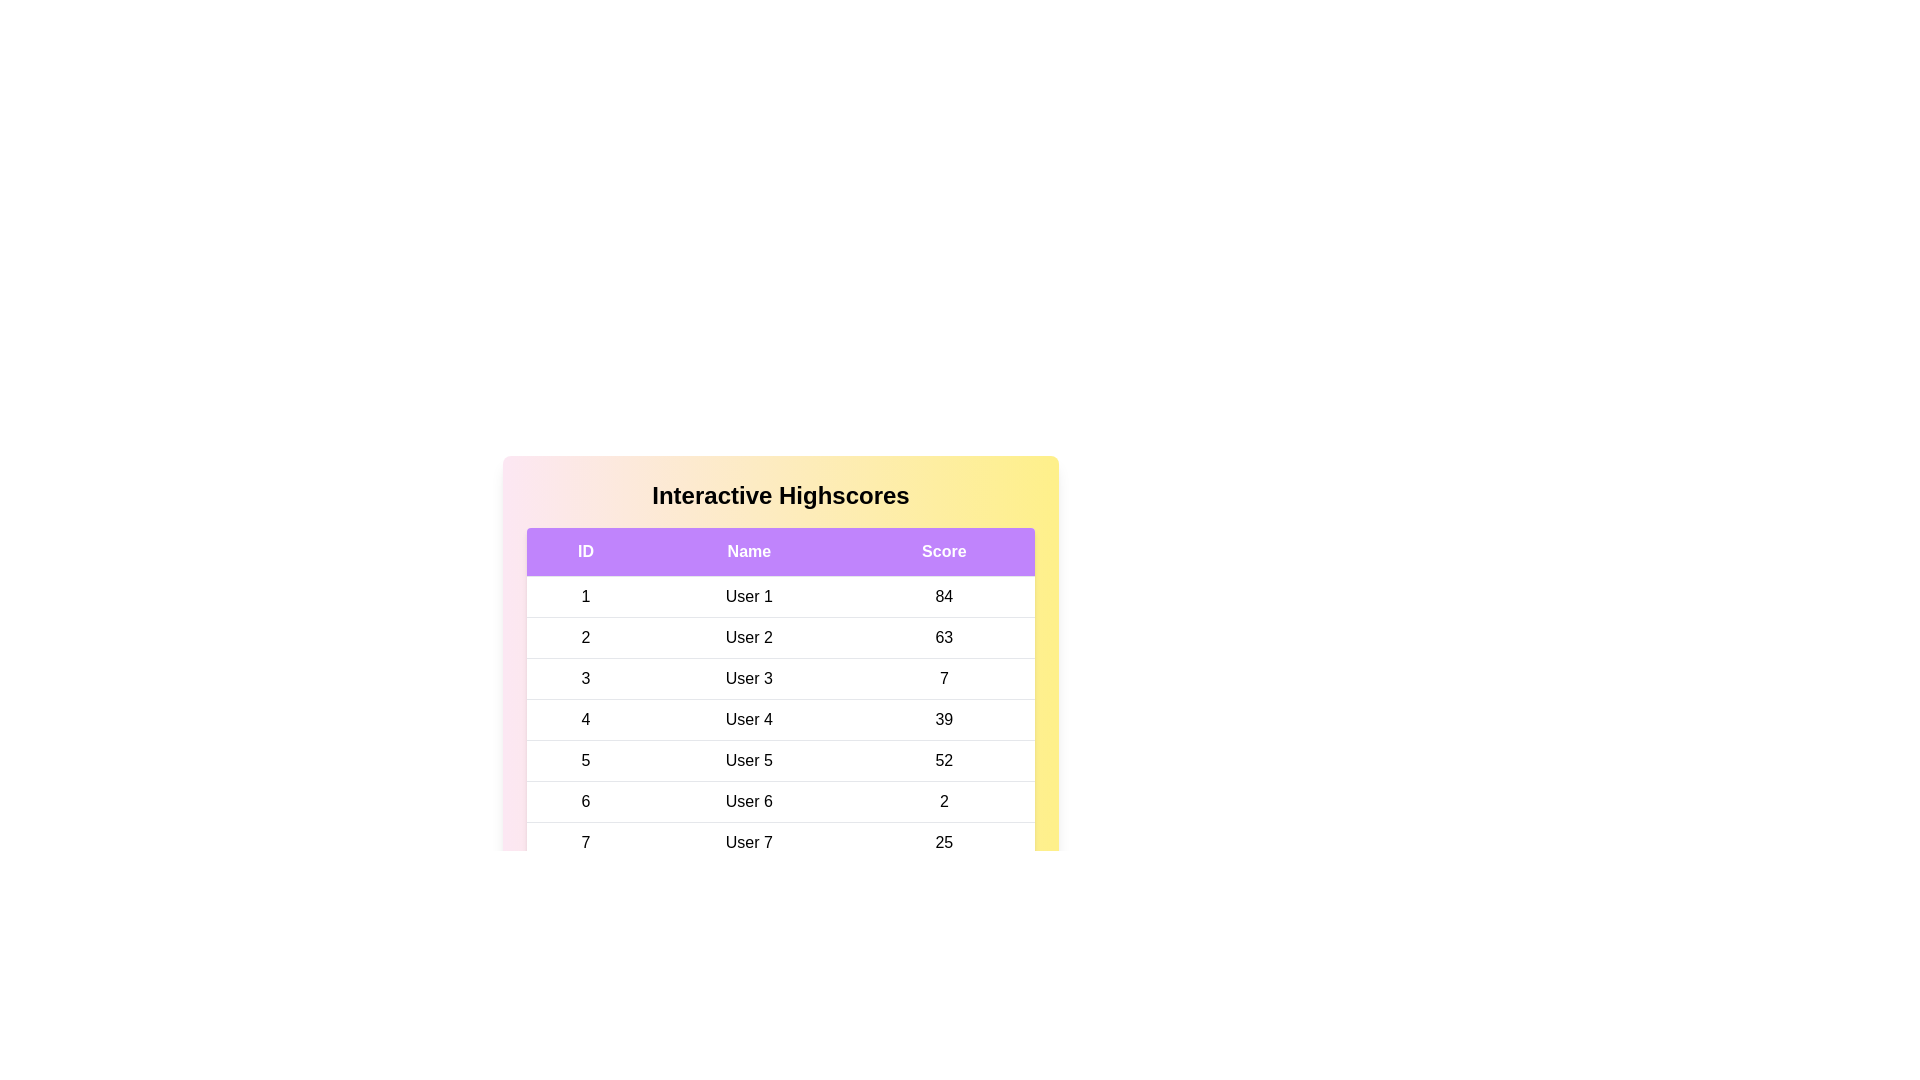 This screenshot has height=1080, width=1920. What do you see at coordinates (780, 760) in the screenshot?
I see `the row corresponding to 5` at bounding box center [780, 760].